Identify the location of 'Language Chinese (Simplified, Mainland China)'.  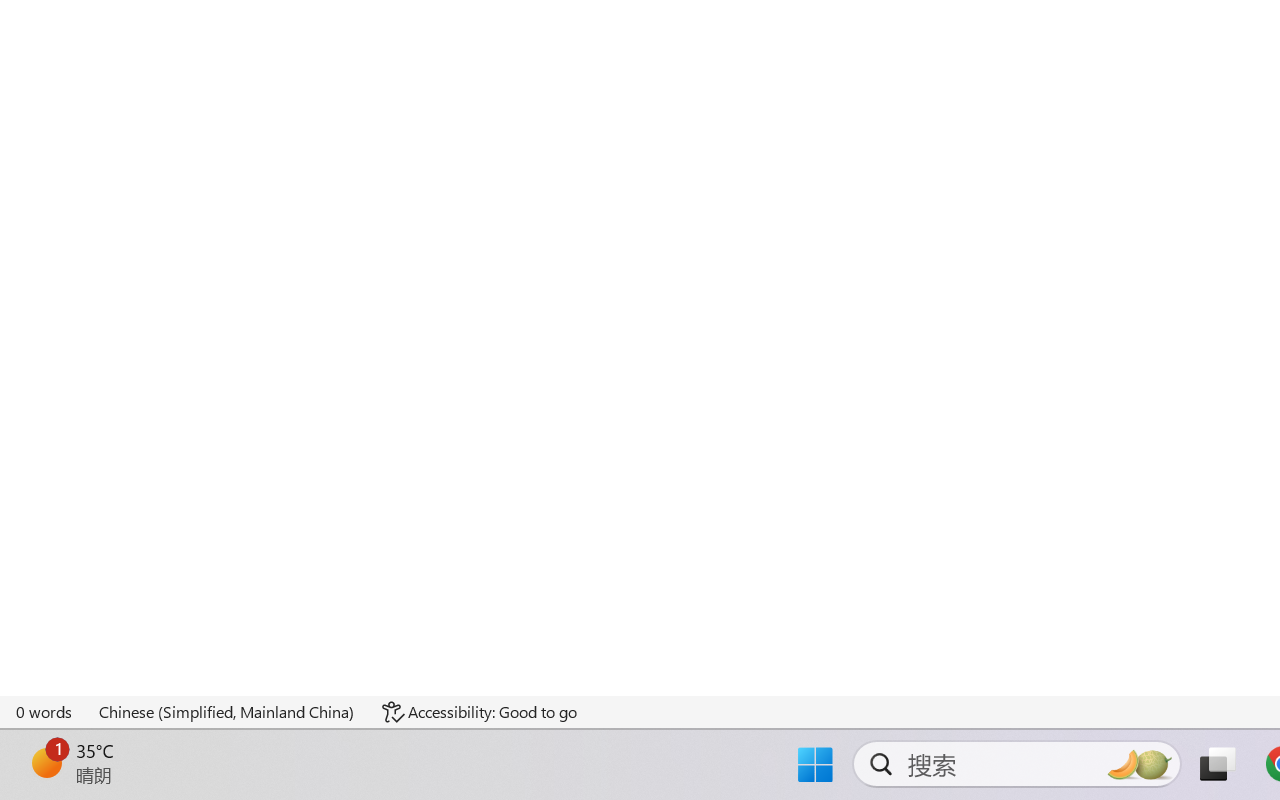
(227, 711).